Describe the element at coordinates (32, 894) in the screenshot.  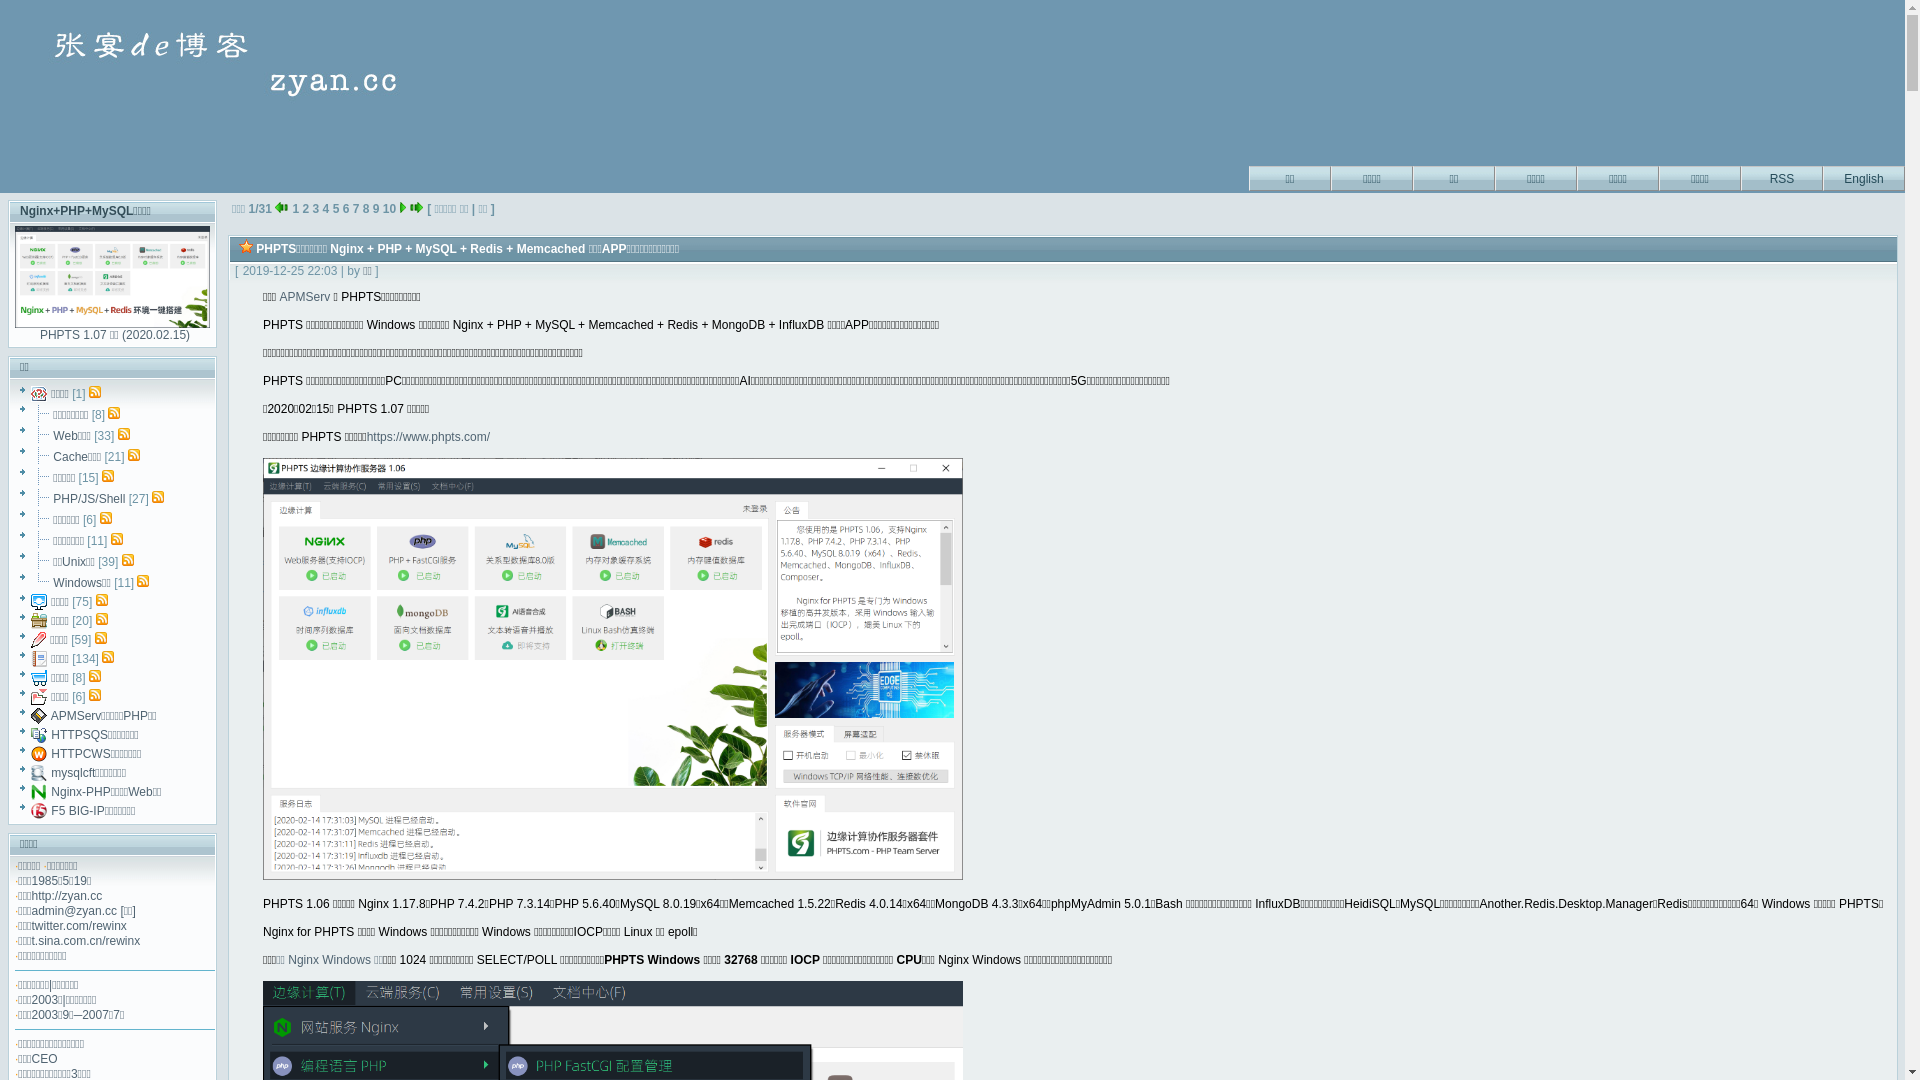
I see `'http://zyan.cc'` at that location.